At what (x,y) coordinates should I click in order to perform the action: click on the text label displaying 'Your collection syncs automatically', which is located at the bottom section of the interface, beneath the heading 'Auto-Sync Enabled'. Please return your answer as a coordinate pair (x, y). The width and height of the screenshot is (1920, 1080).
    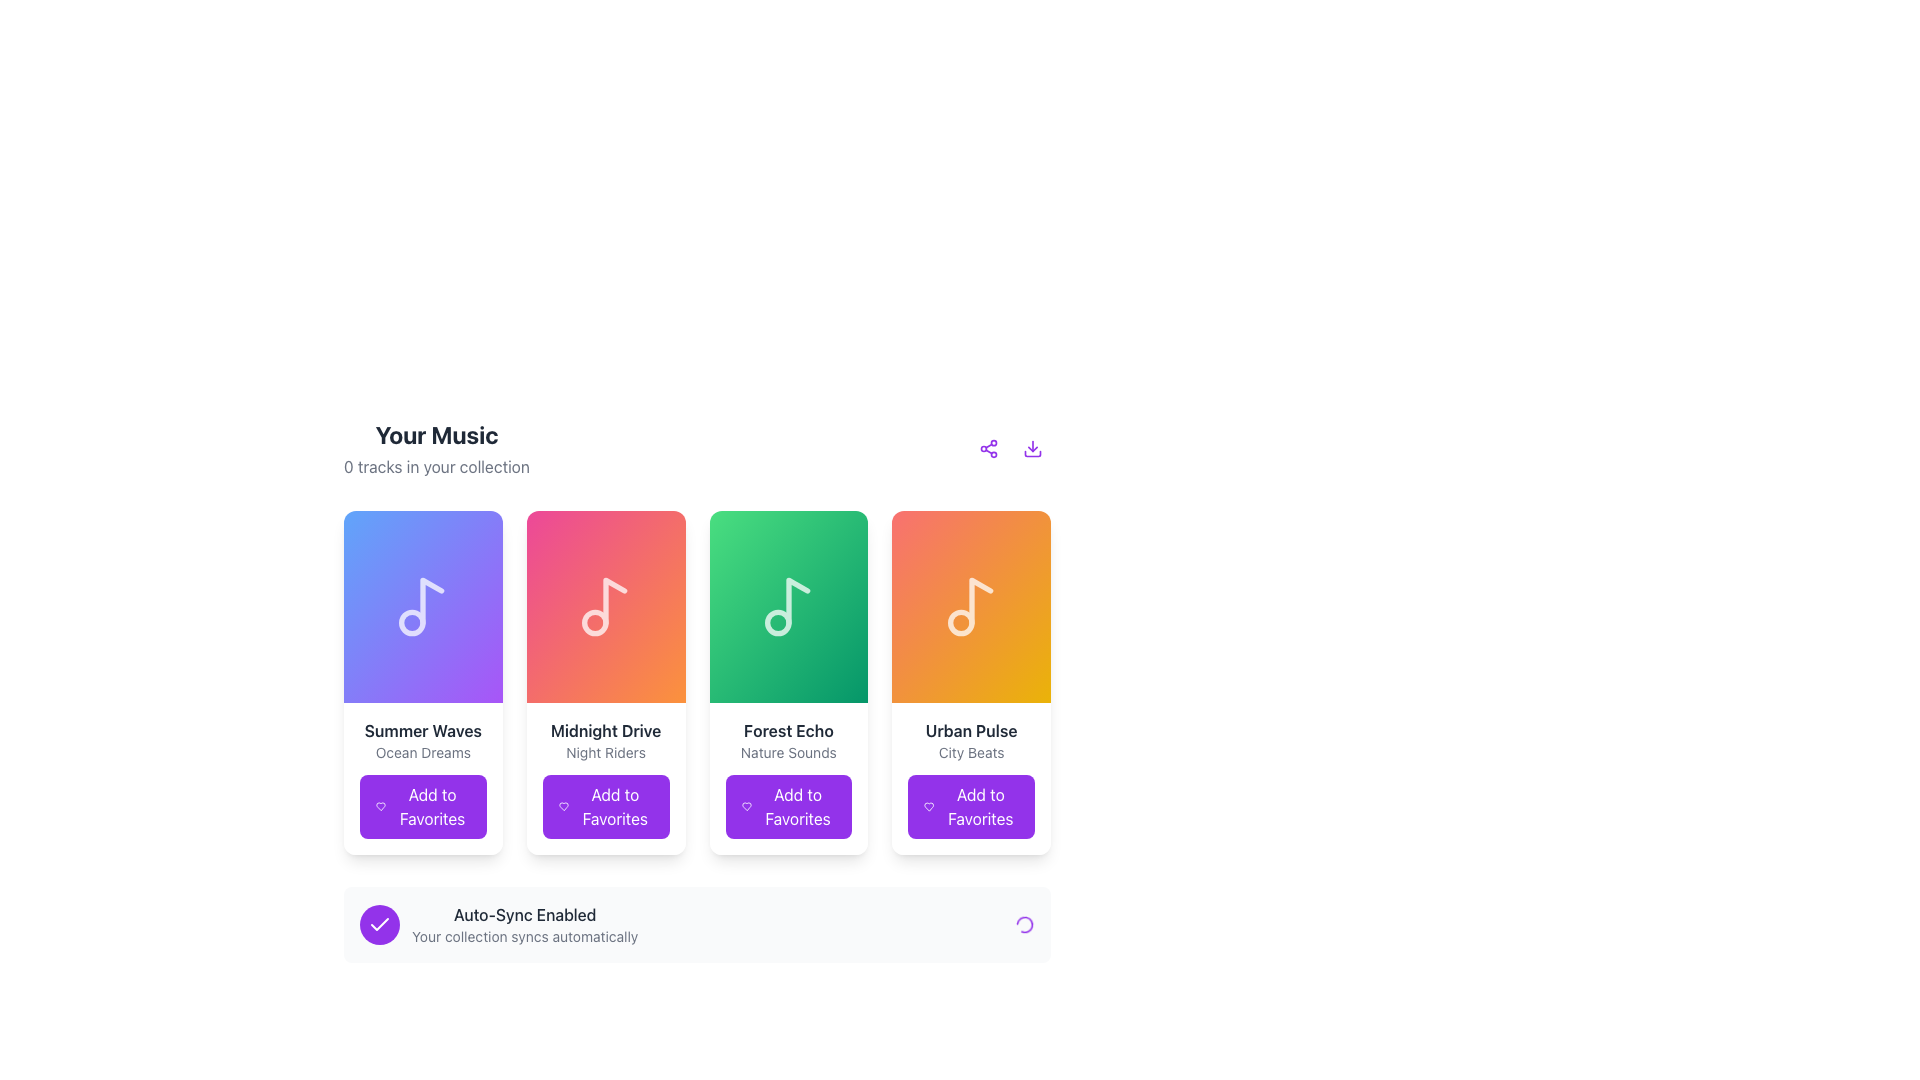
    Looking at the image, I should click on (525, 937).